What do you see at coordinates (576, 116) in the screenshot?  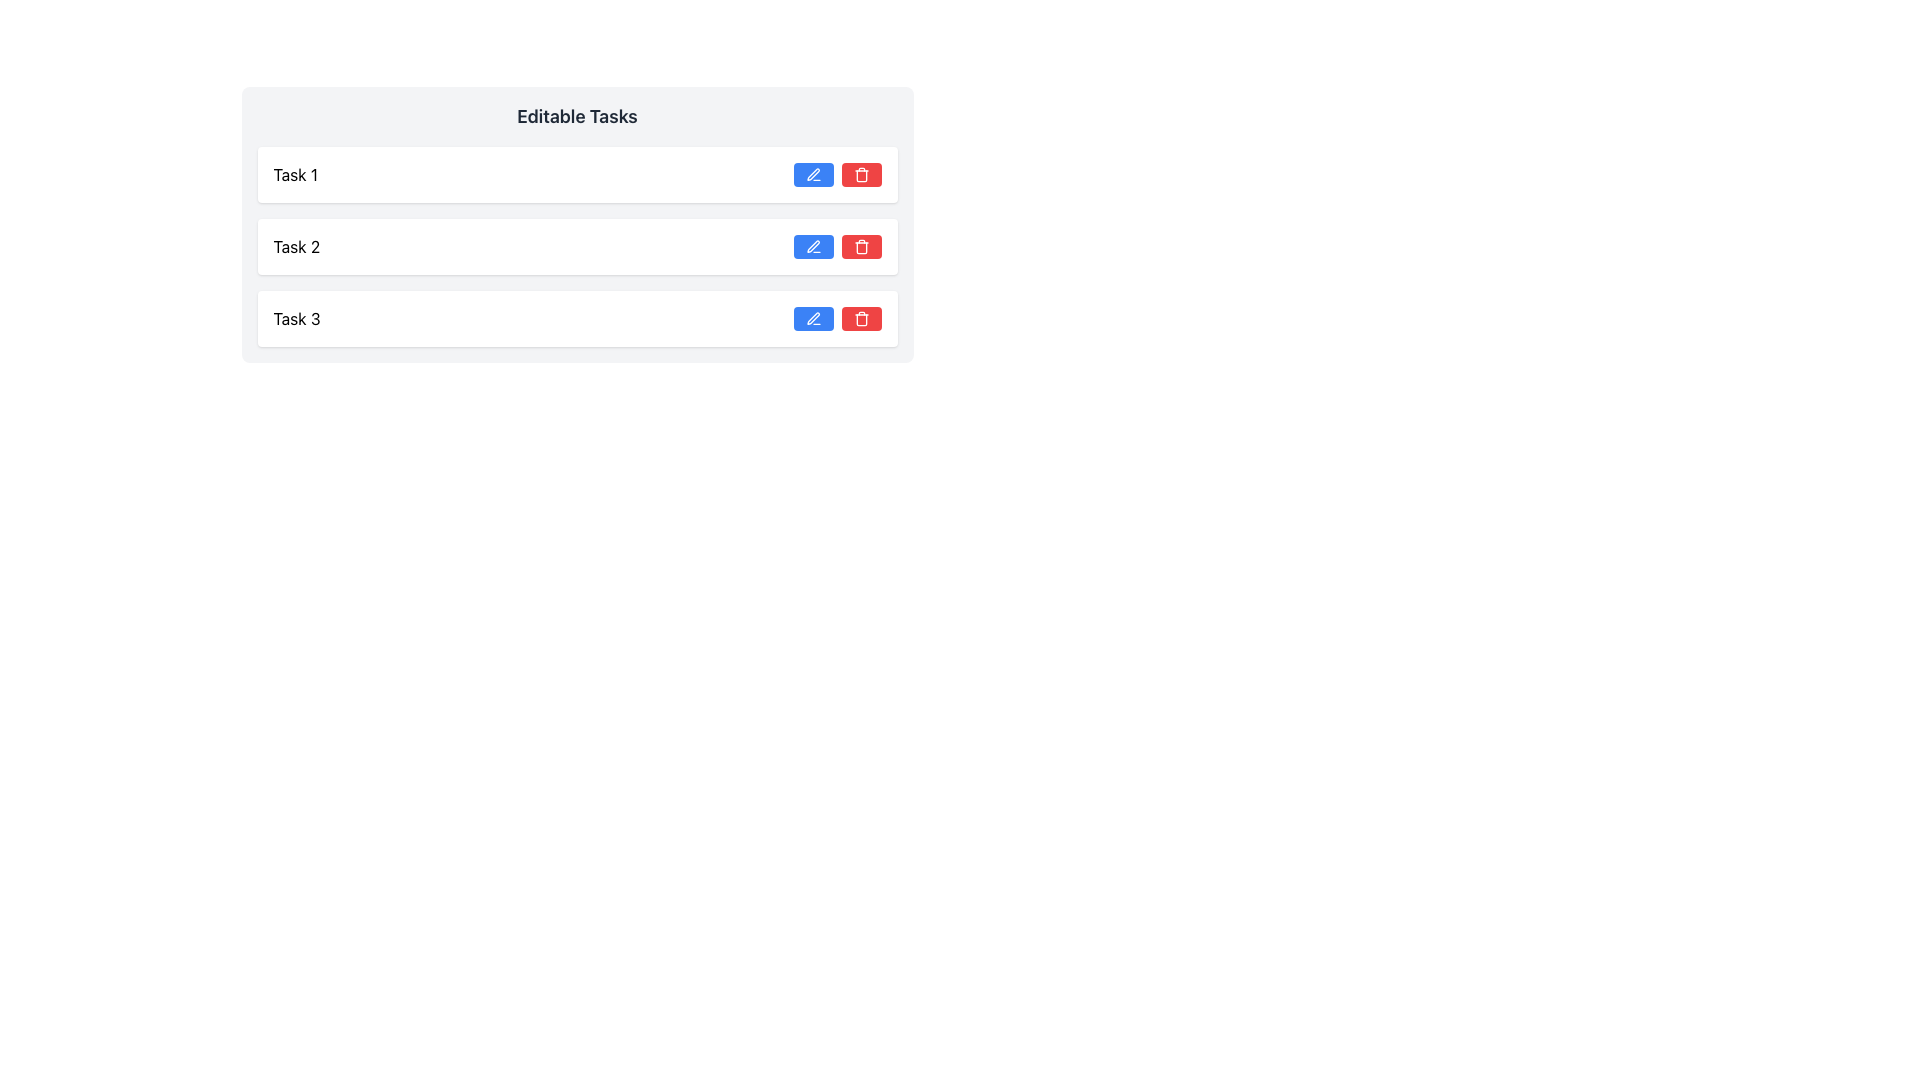 I see `the Text Label that displays 'Editable Tasks', which is styled in bold and large font, located centrally above the task list` at bounding box center [576, 116].